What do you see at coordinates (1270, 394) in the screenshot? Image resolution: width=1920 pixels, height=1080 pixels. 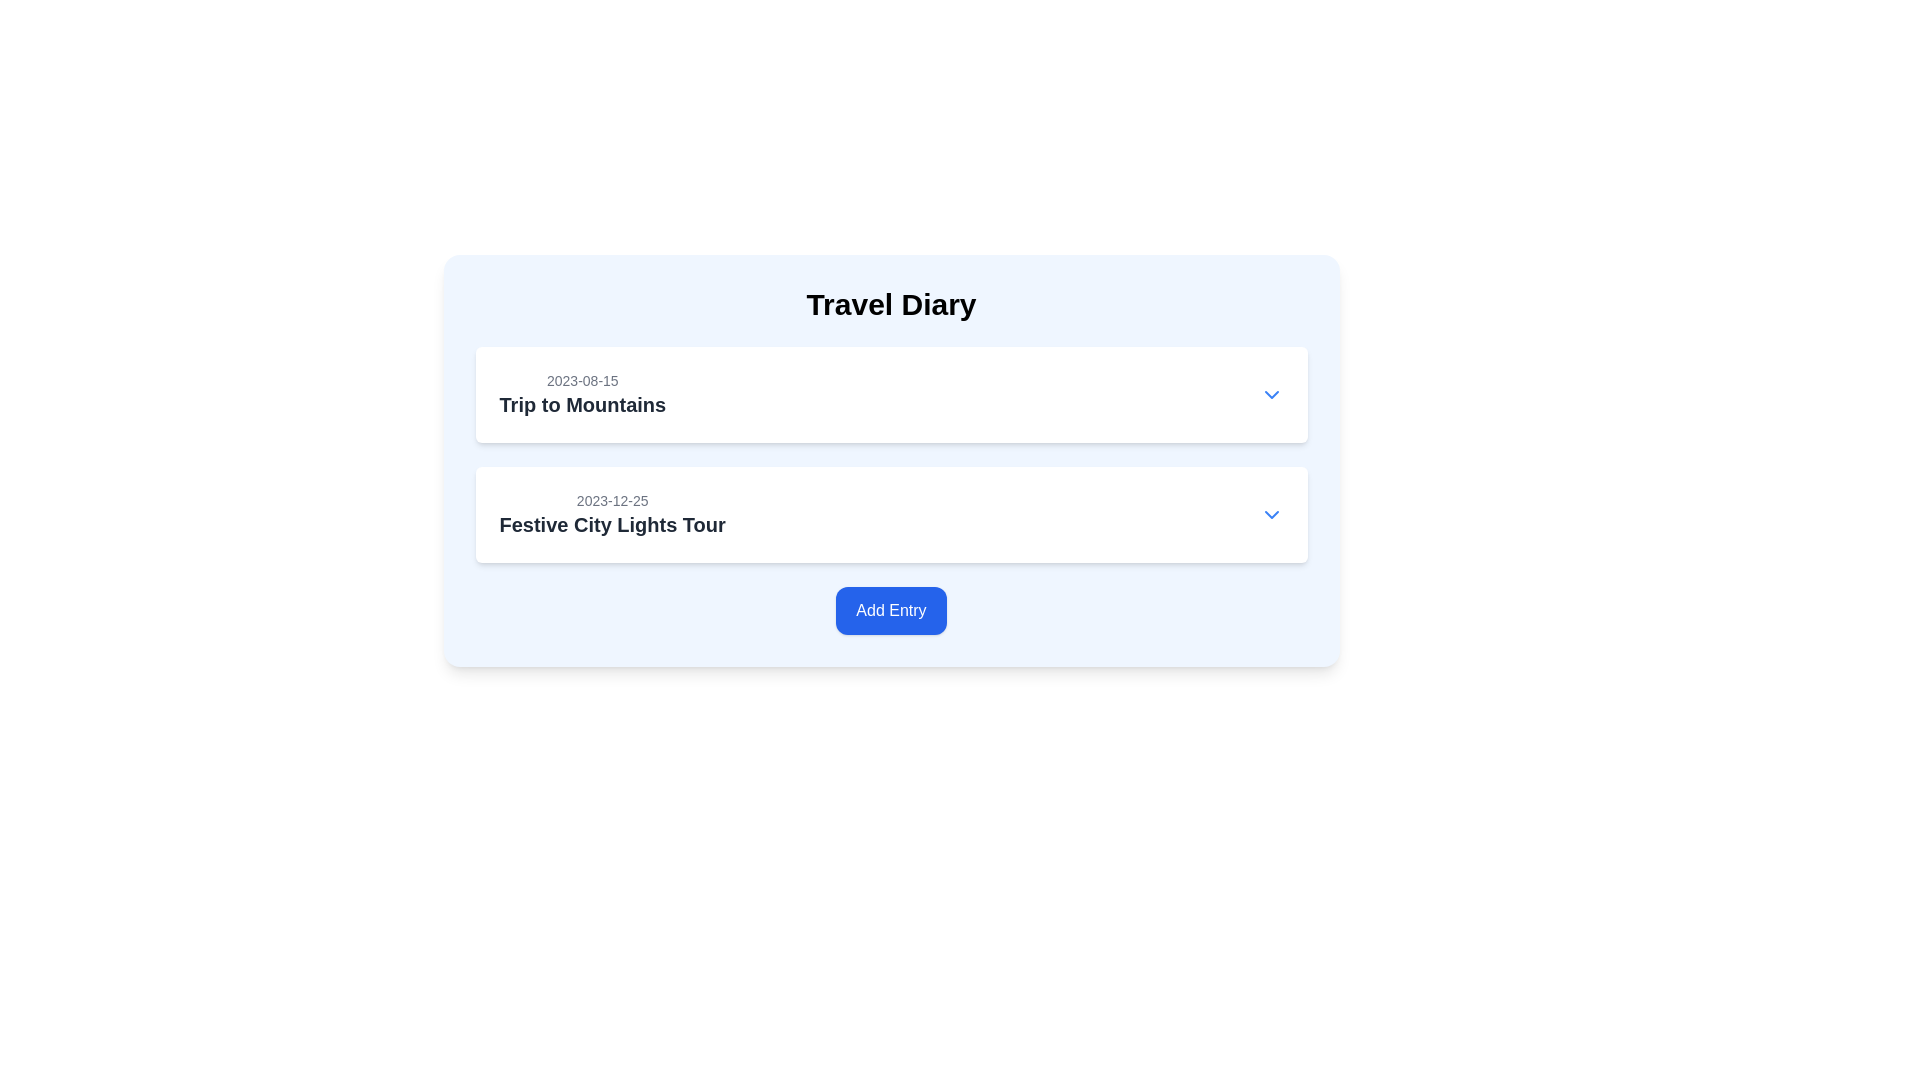 I see `the toggle button located in the top-right corner of the first trip entry titled 'Trip to Mountains' dated '2023-08-15' to observe the color change` at bounding box center [1270, 394].